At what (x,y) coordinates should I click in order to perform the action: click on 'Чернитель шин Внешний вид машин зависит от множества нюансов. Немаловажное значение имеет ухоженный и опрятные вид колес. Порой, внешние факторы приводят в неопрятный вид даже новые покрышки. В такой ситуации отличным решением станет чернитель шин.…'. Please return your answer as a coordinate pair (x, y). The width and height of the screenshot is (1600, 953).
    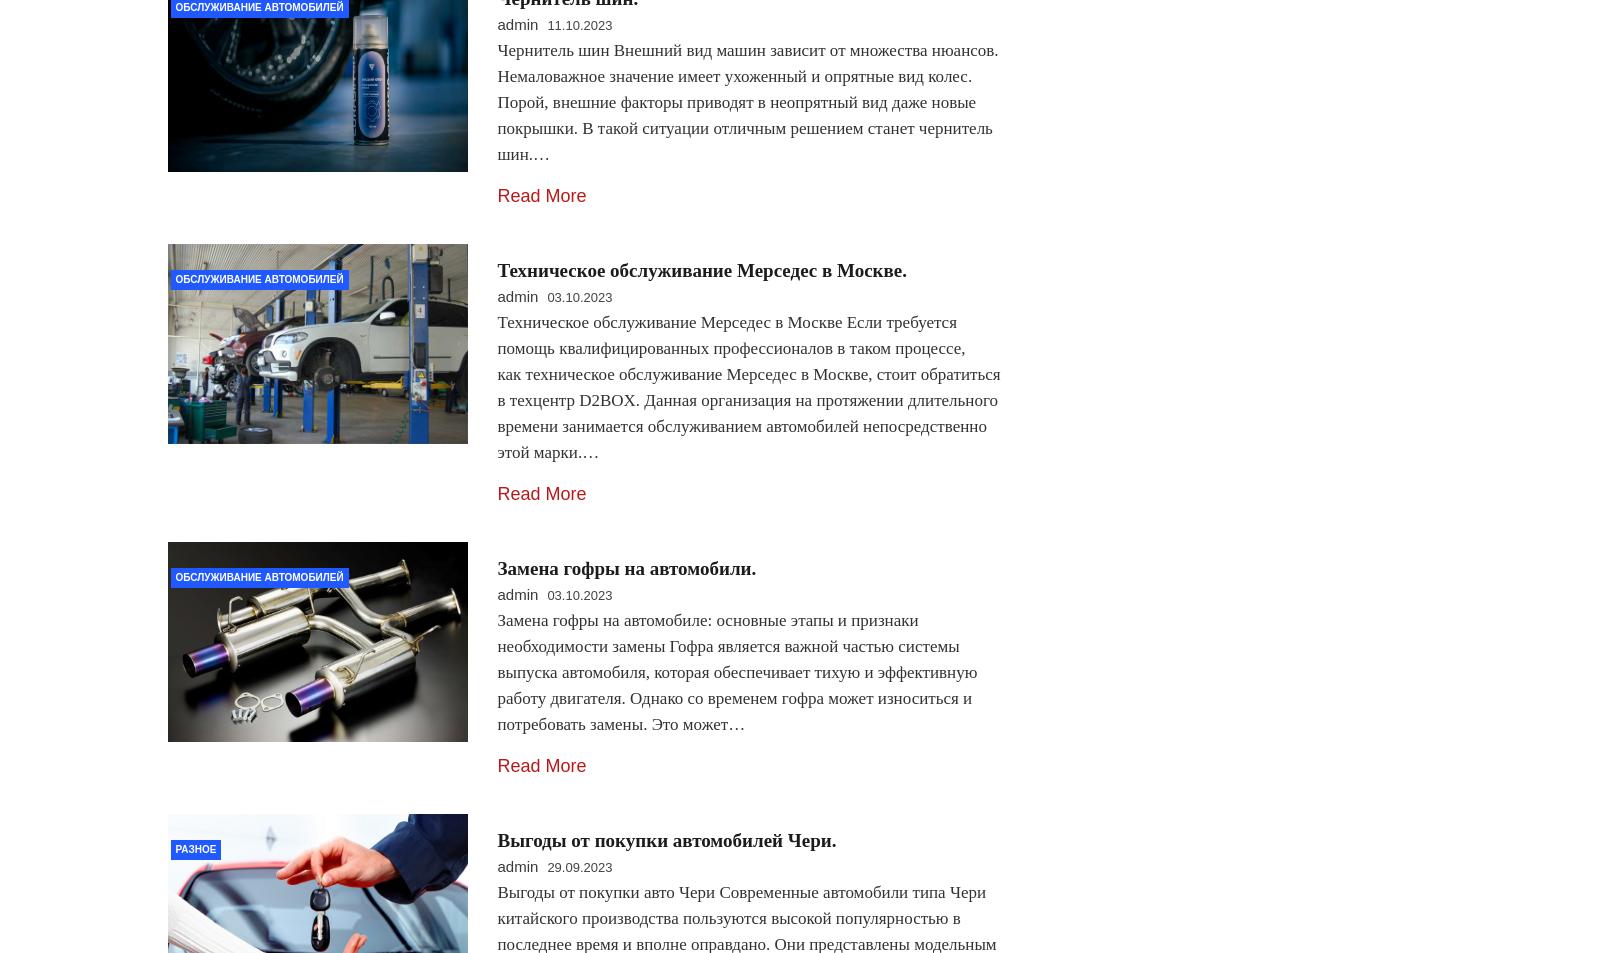
    Looking at the image, I should click on (747, 101).